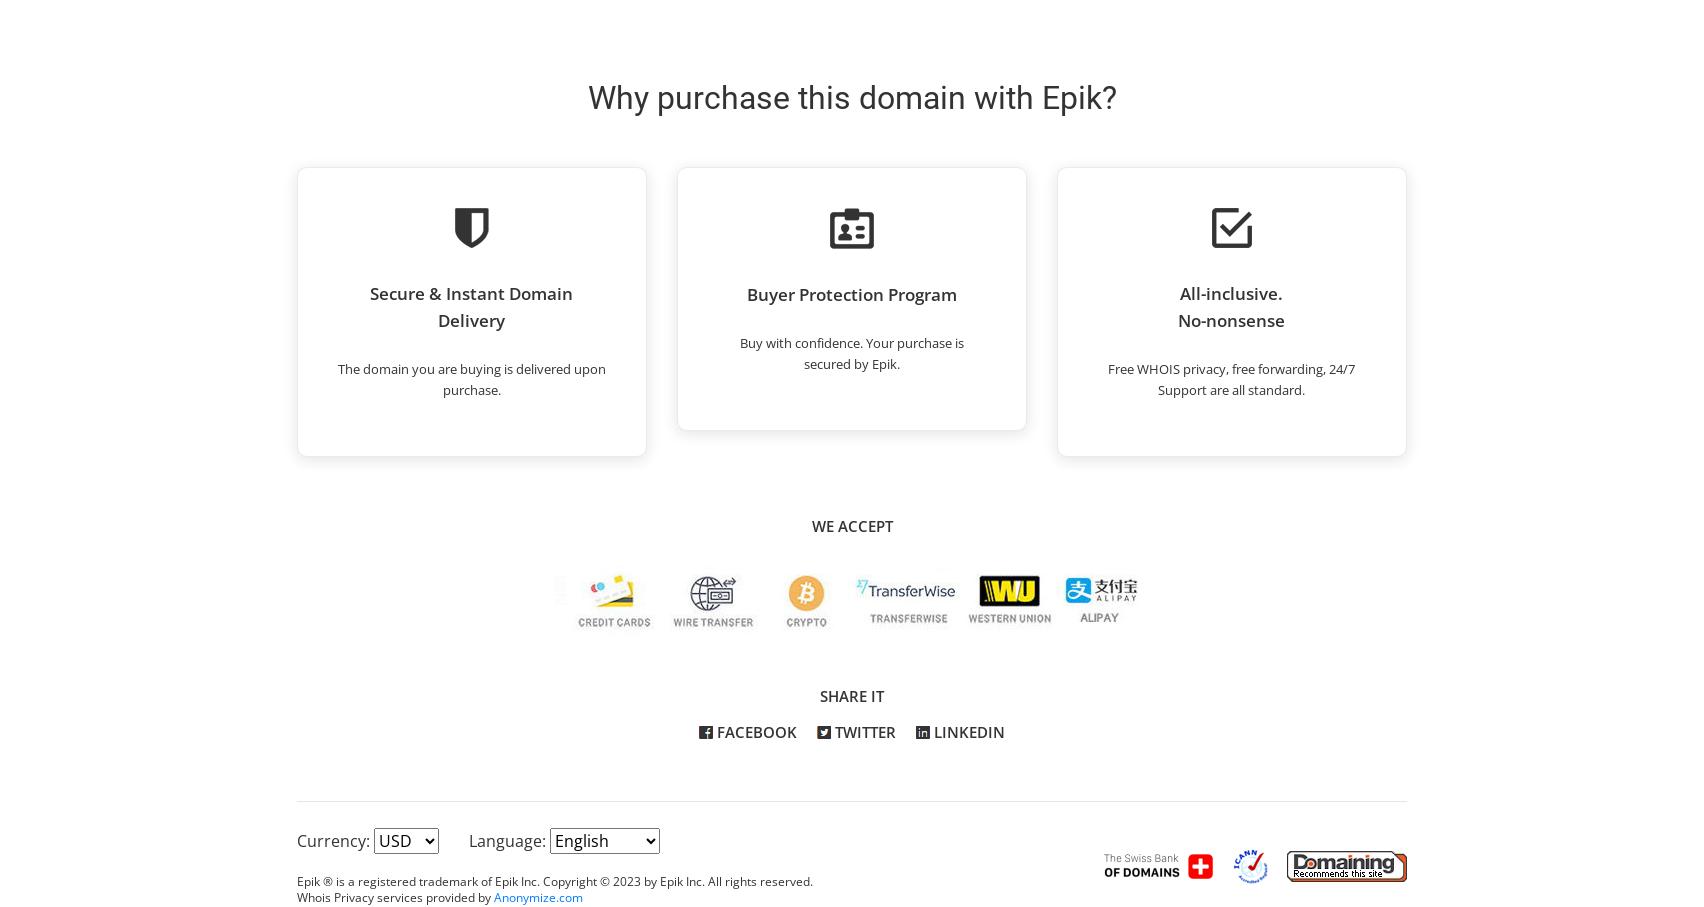  Describe the element at coordinates (852, 695) in the screenshot. I see `'Share it'` at that location.